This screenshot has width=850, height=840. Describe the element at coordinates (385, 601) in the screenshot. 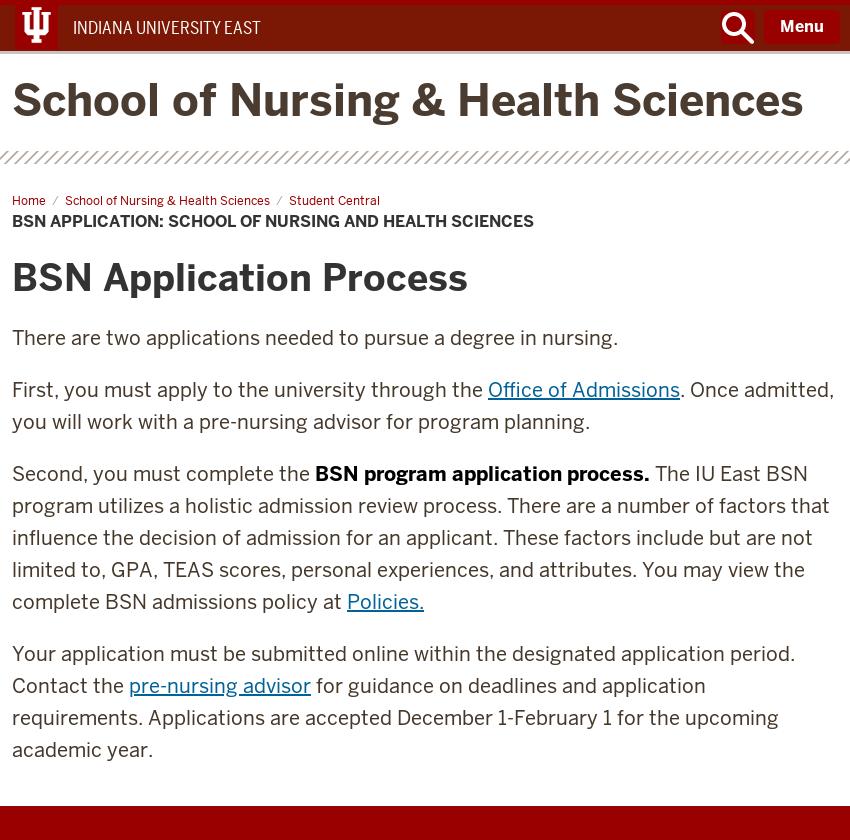

I see `'Policies.'` at that location.